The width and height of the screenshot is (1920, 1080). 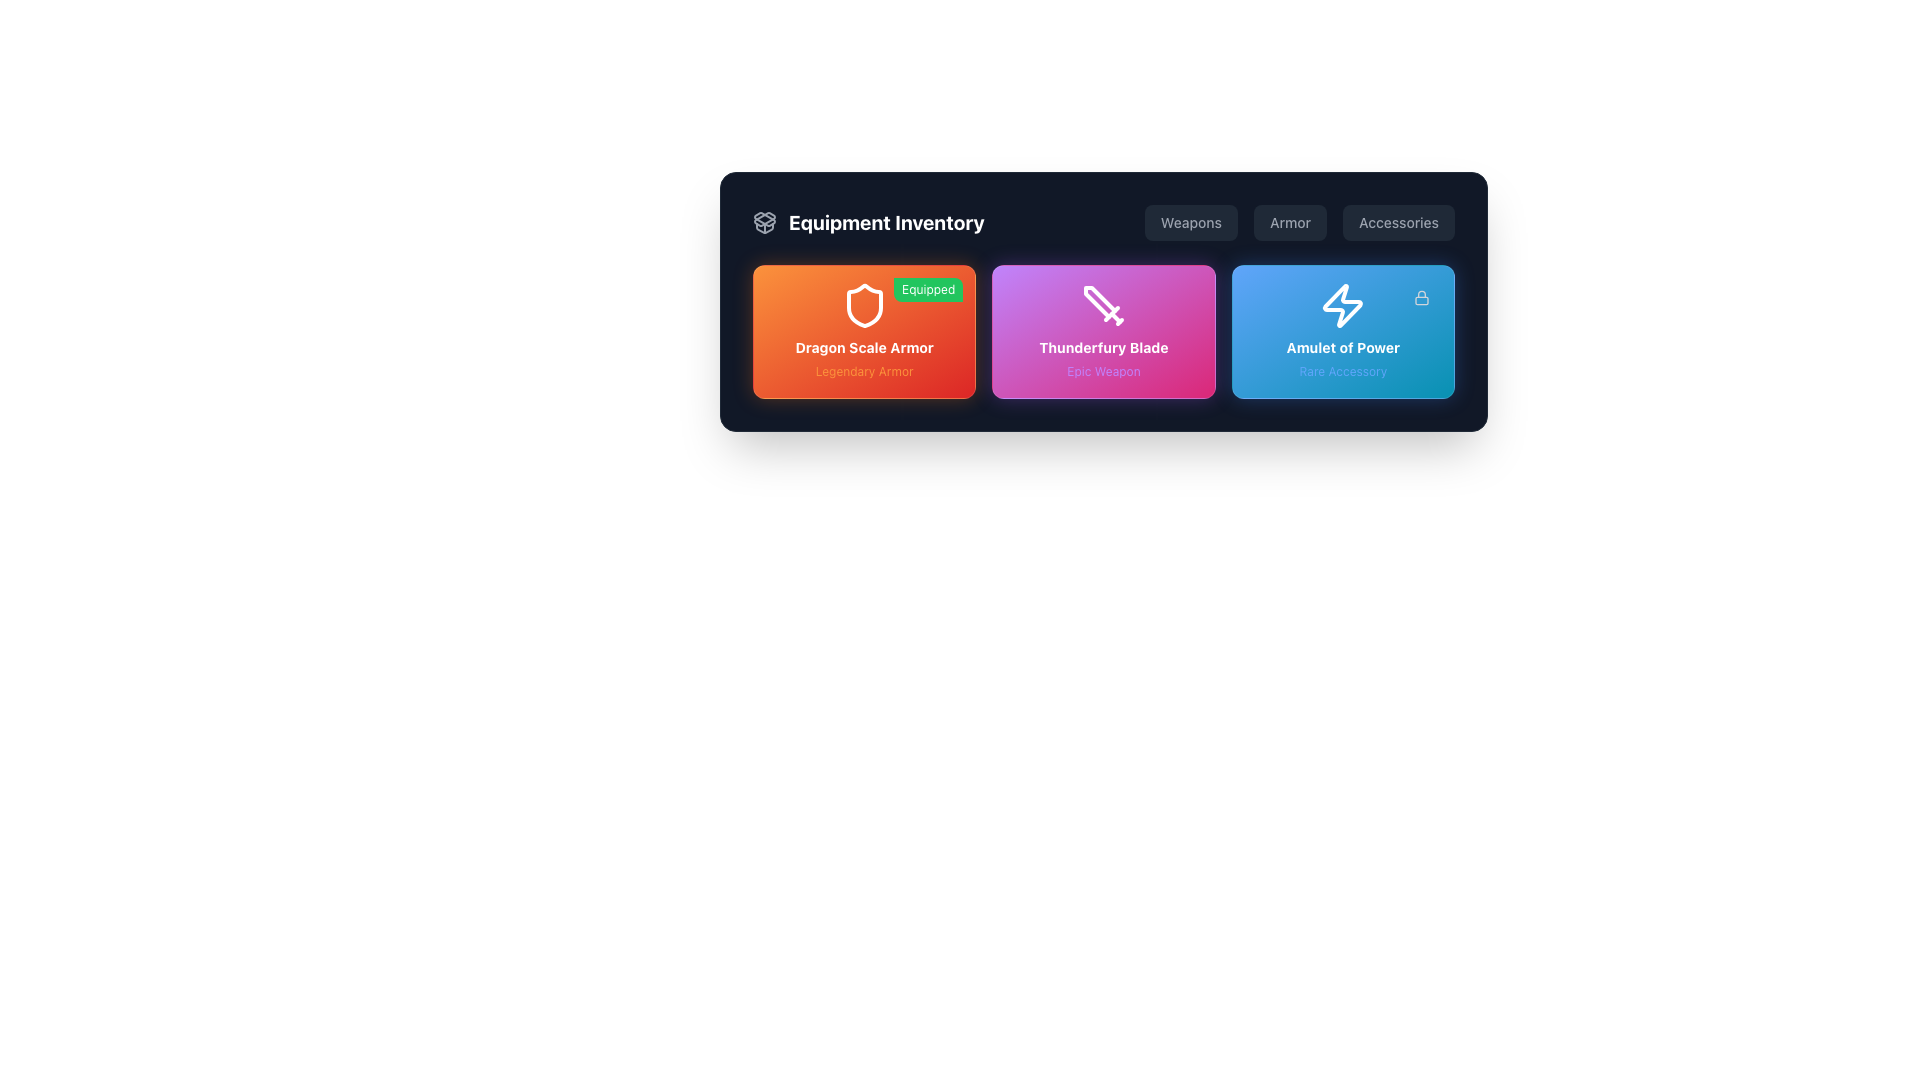 I want to click on the icon representing the 'Amulet of Power' item, which is centered within the blue card labeled 'Amulet of Power' in the interface, so click(x=1343, y=305).